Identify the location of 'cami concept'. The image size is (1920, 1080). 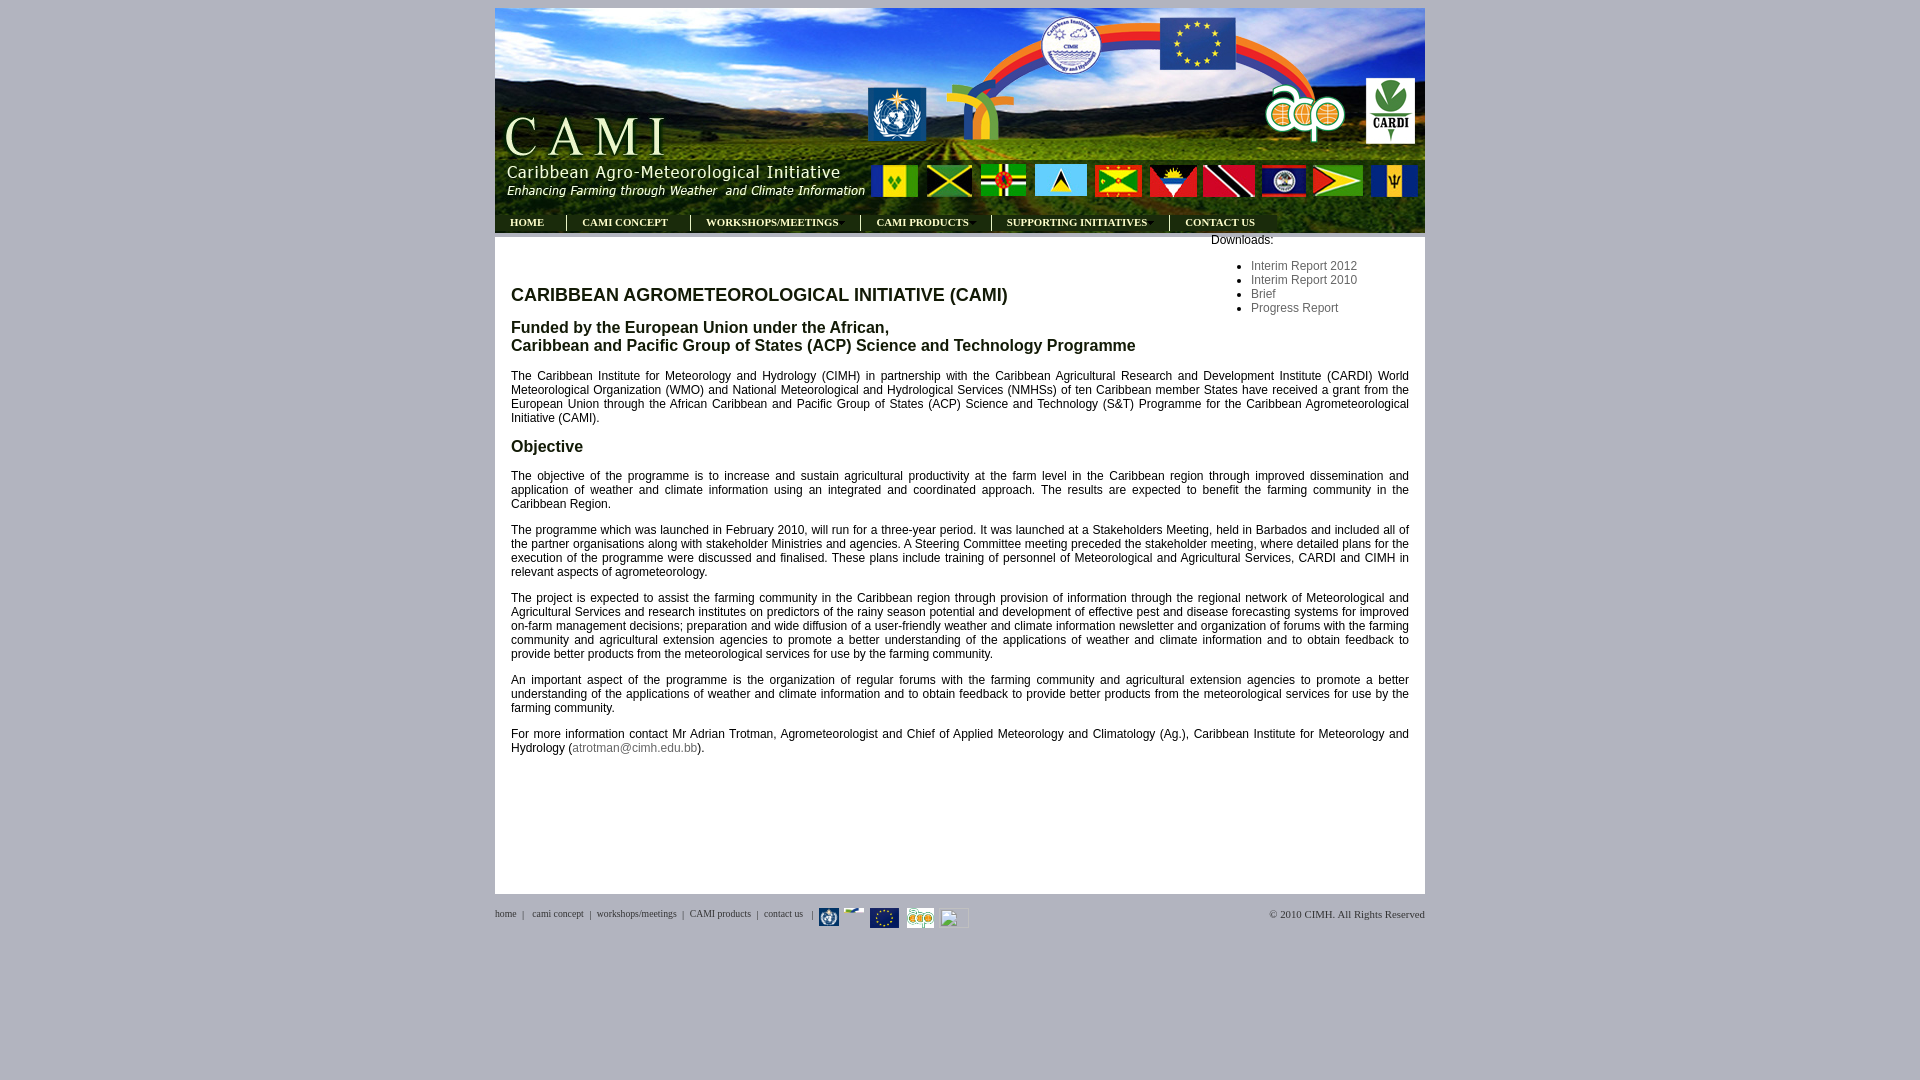
(557, 913).